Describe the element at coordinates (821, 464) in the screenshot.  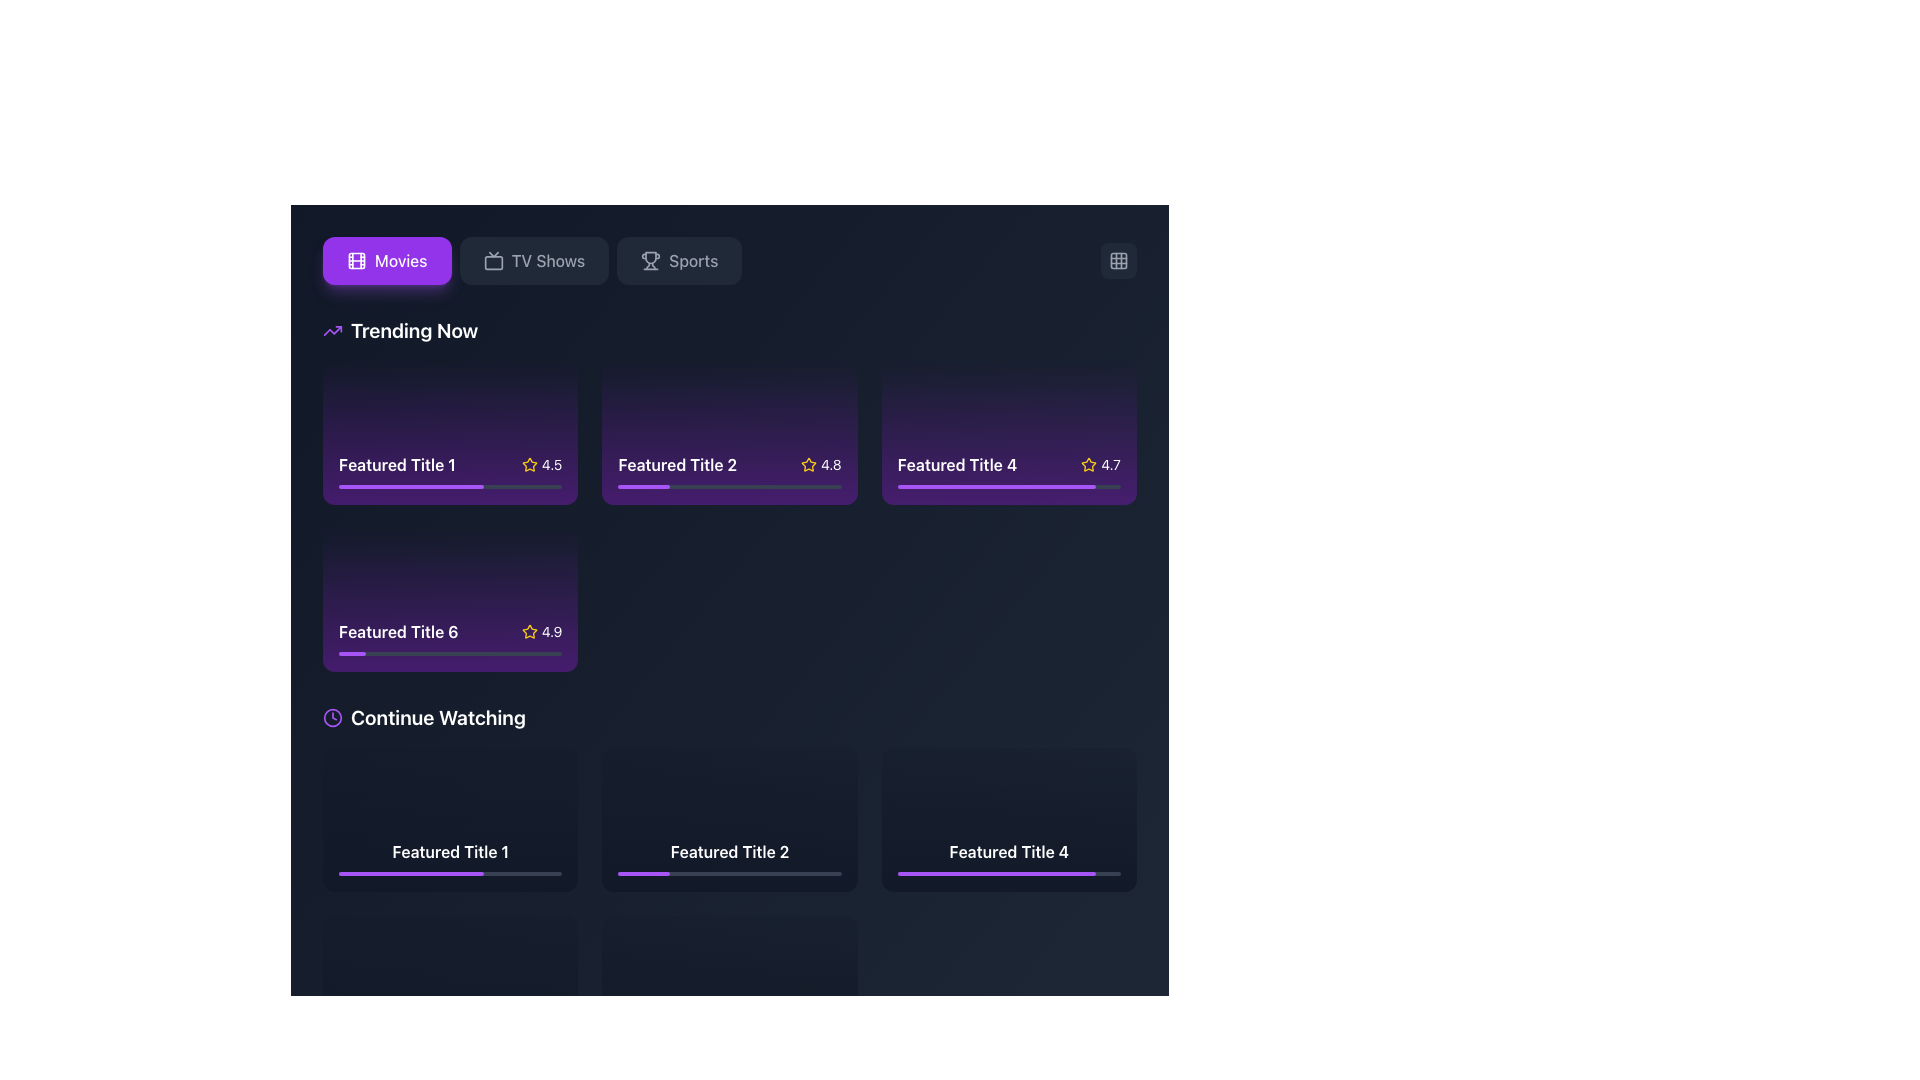
I see `the static text element displaying '4.8' that is styled in white text and located next to a star icon, representing a rating, on the top right of the card for 'Featured Title 2'` at that location.